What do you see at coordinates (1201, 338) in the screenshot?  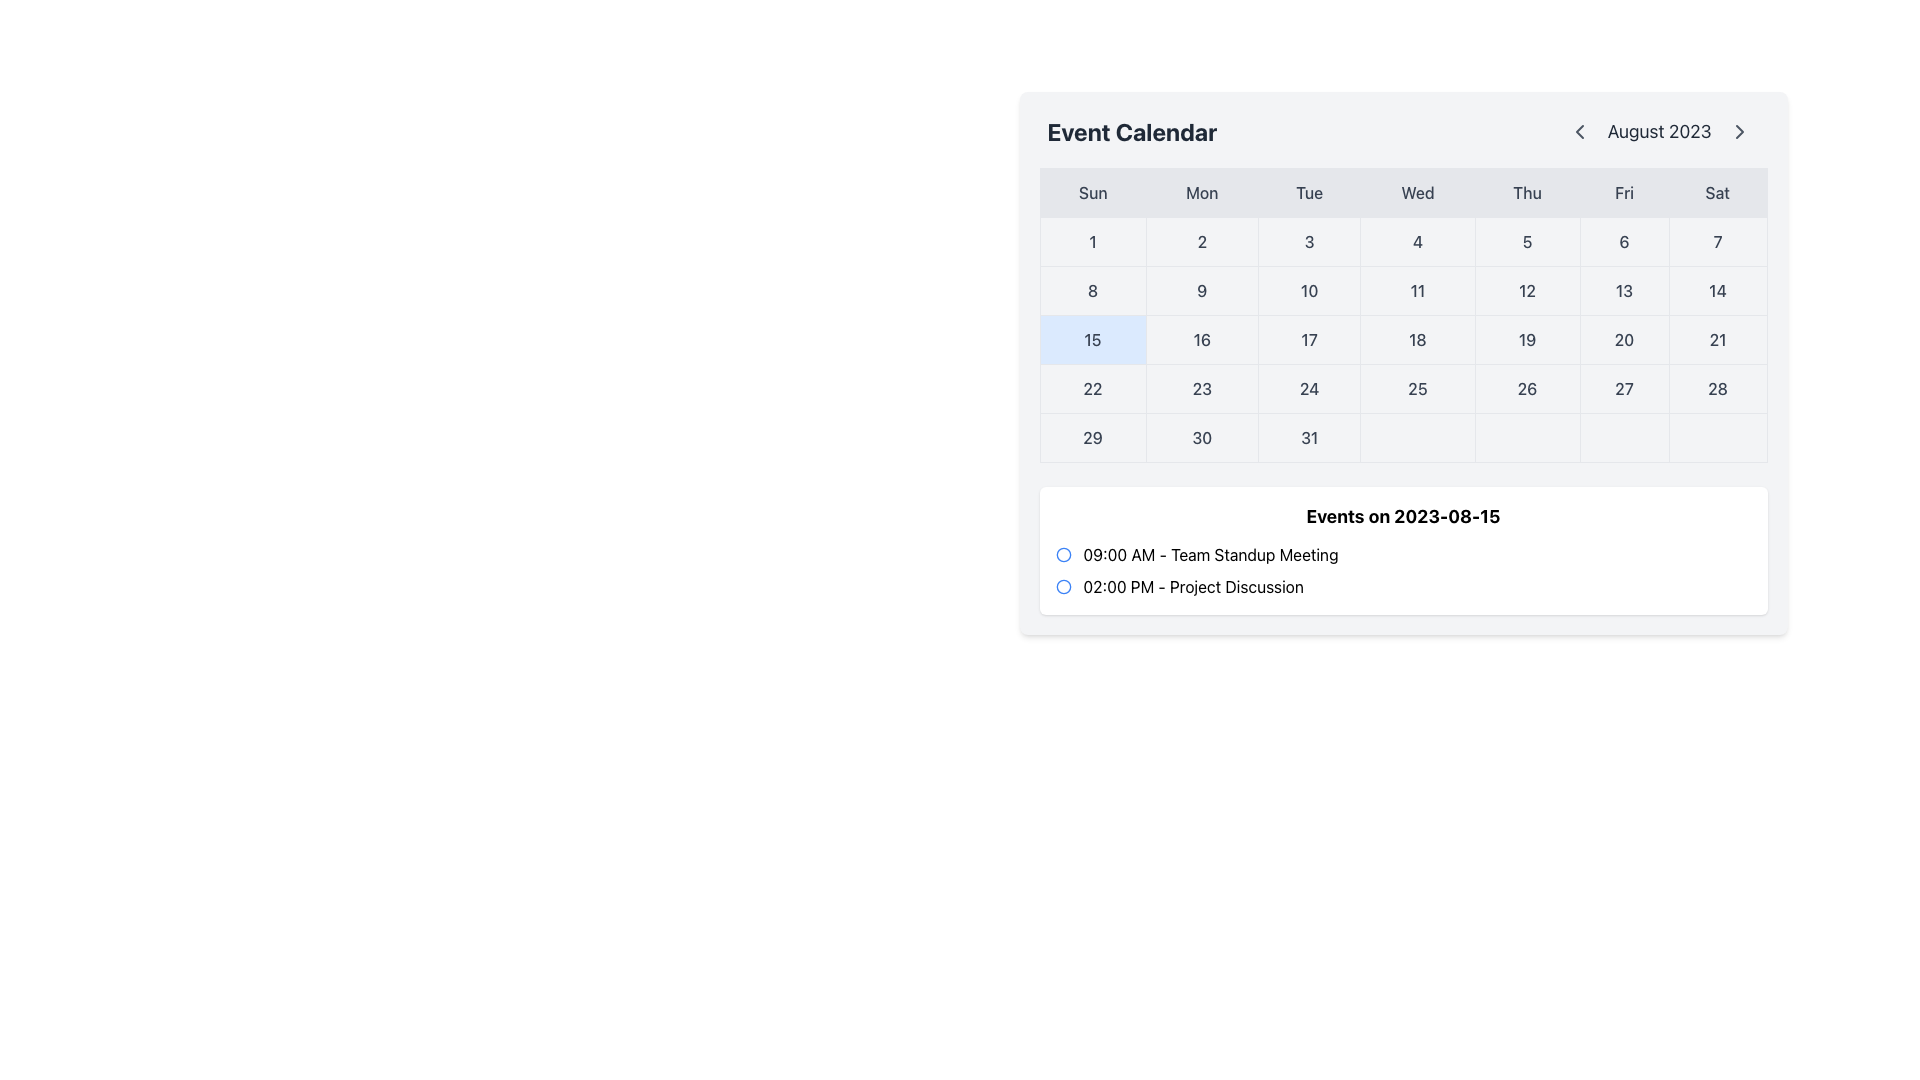 I see `the static calendar cell representing the date '16', which is the second cell in the row immediately following the cell labeled '15'` at bounding box center [1201, 338].